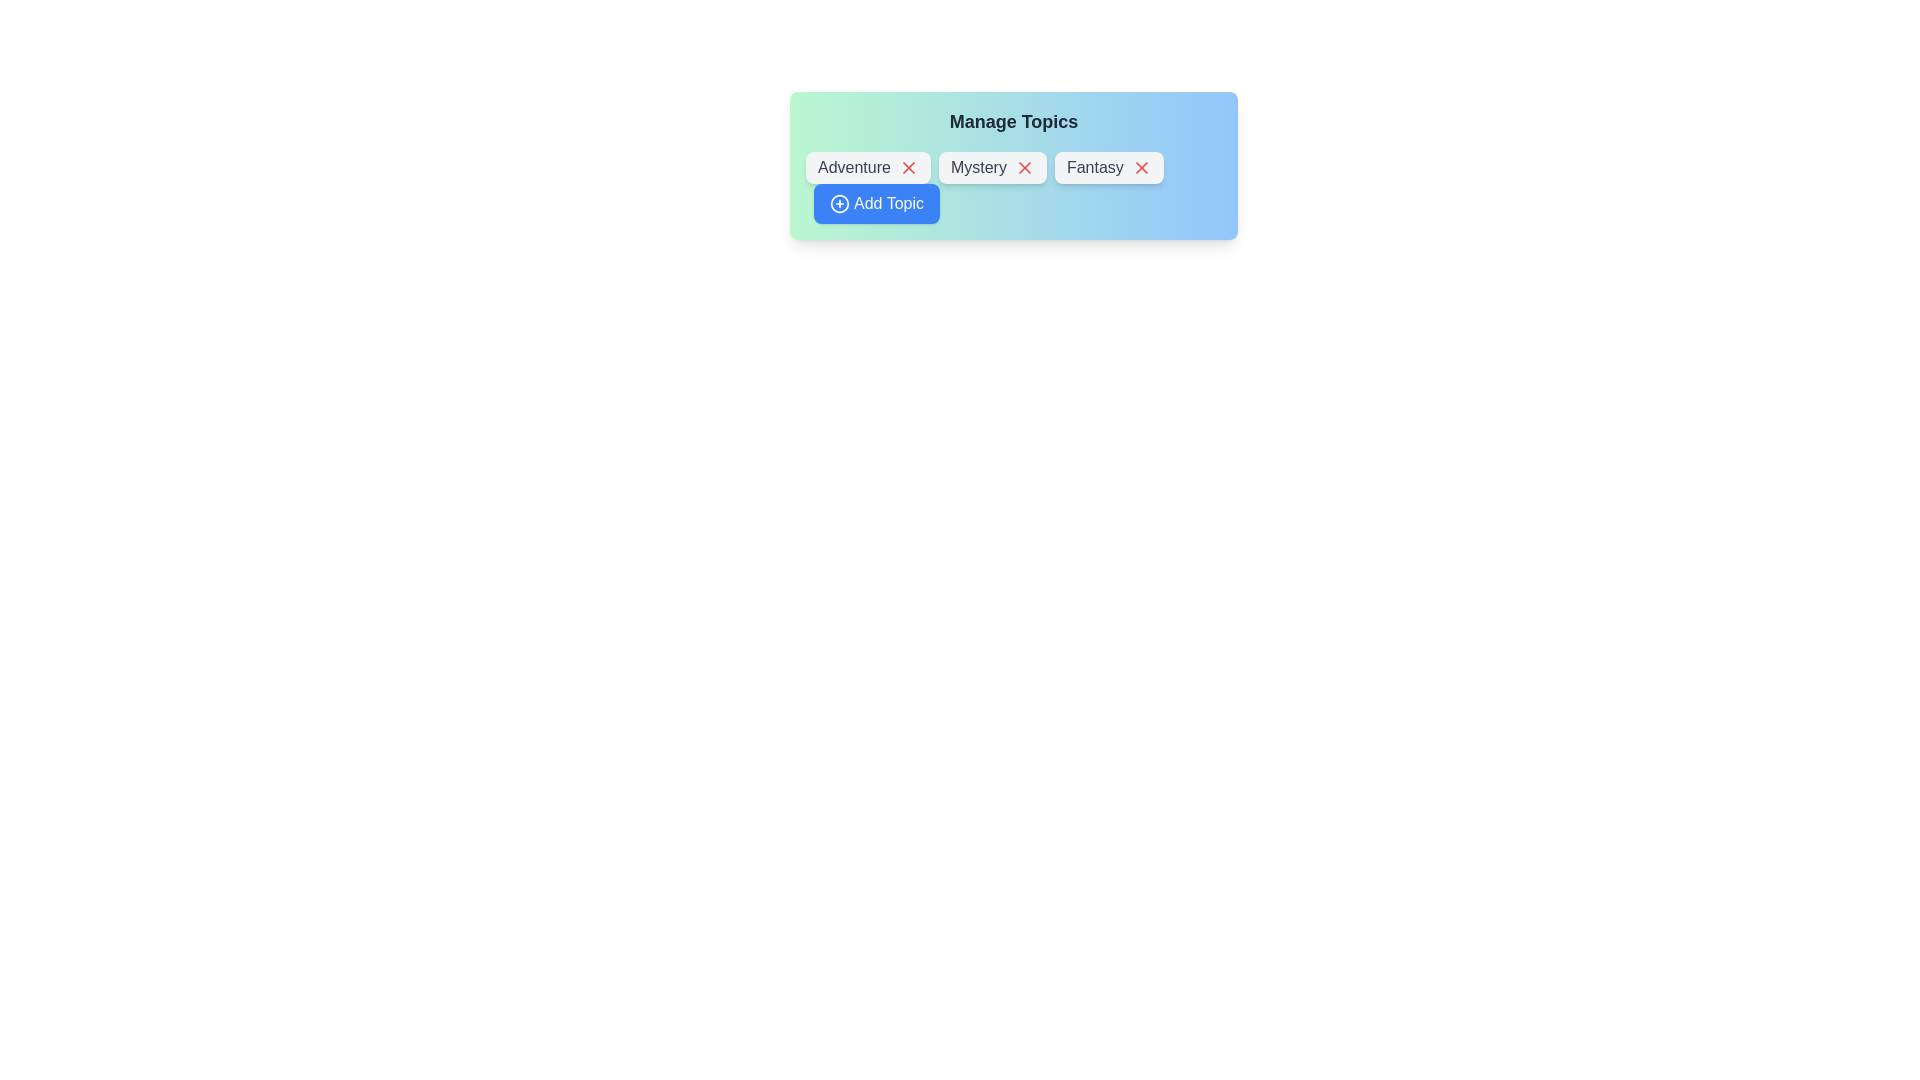 The image size is (1920, 1080). I want to click on the text of the chip label Adventure for copying, so click(854, 167).